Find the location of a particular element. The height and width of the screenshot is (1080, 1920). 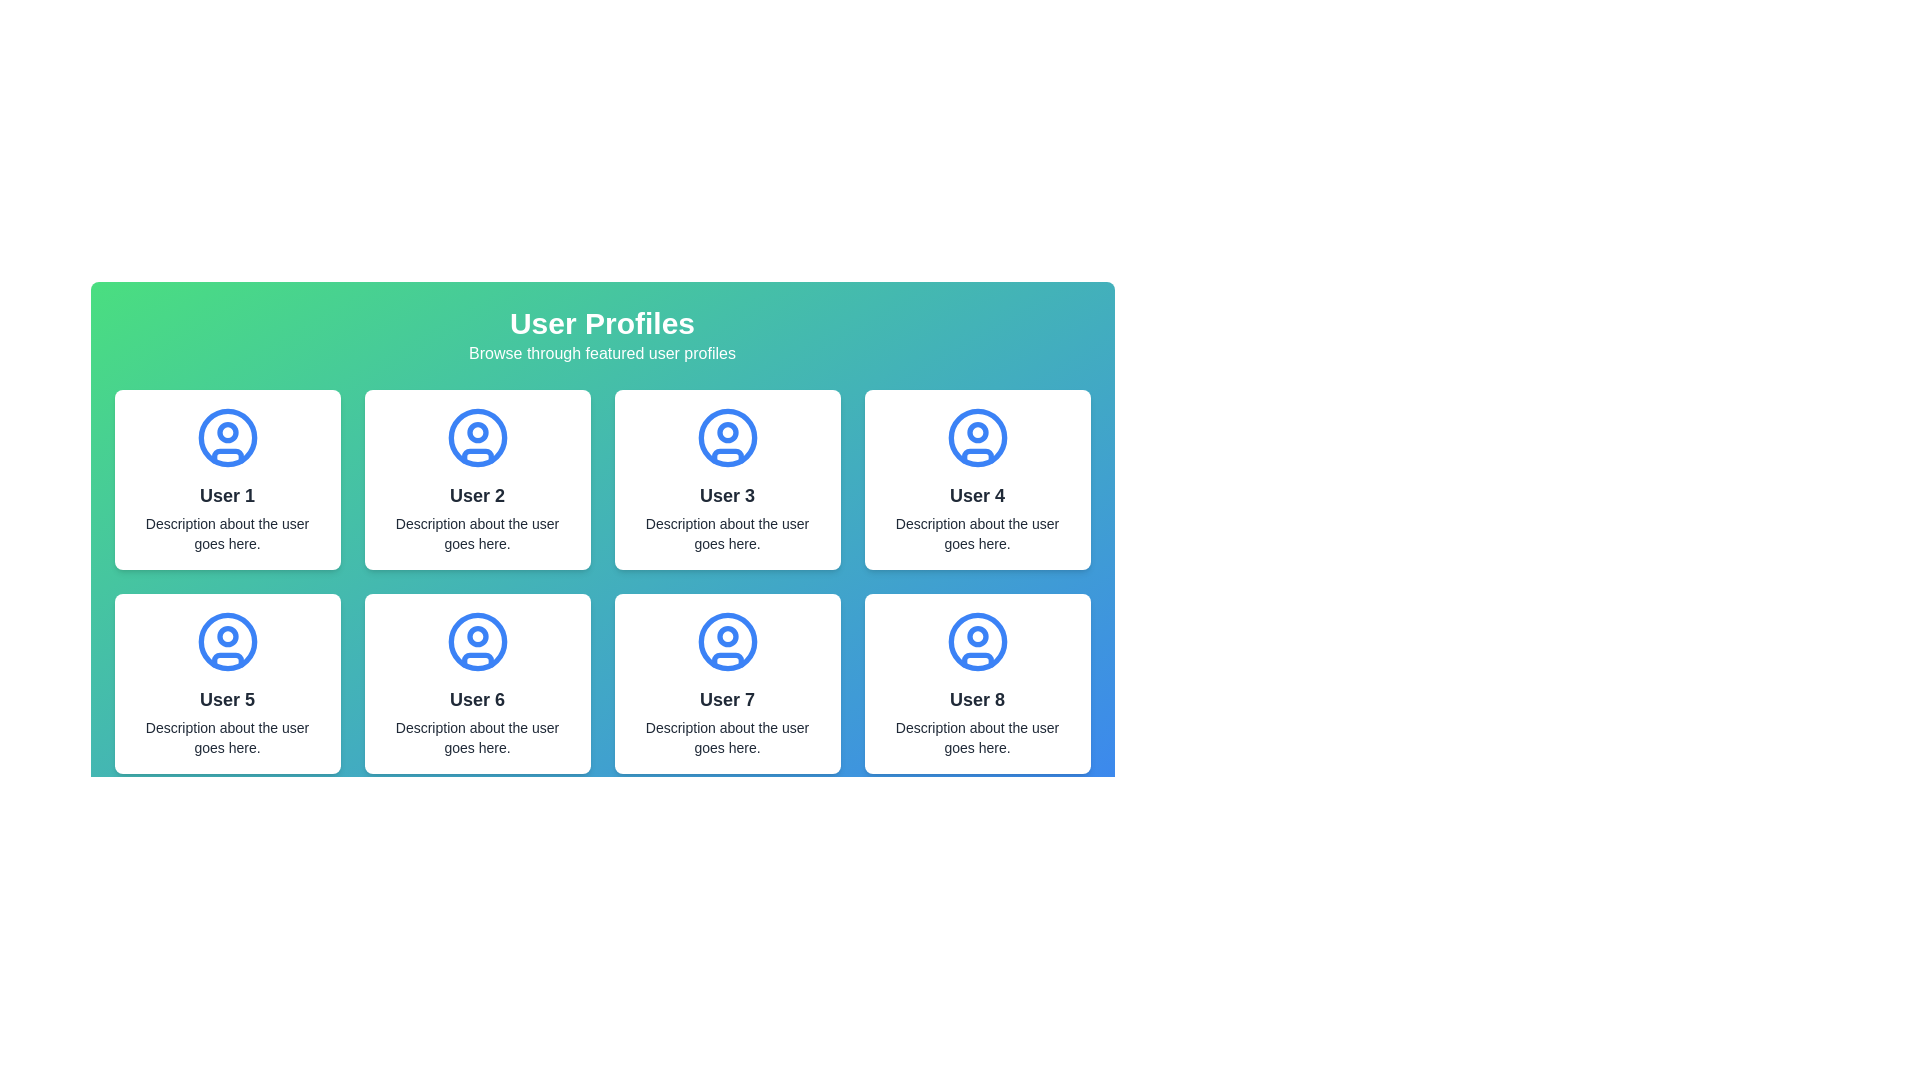

the user profile icon representing 'User 2' in the grid of user profiles, located at the second position in the top row is located at coordinates (476, 437).